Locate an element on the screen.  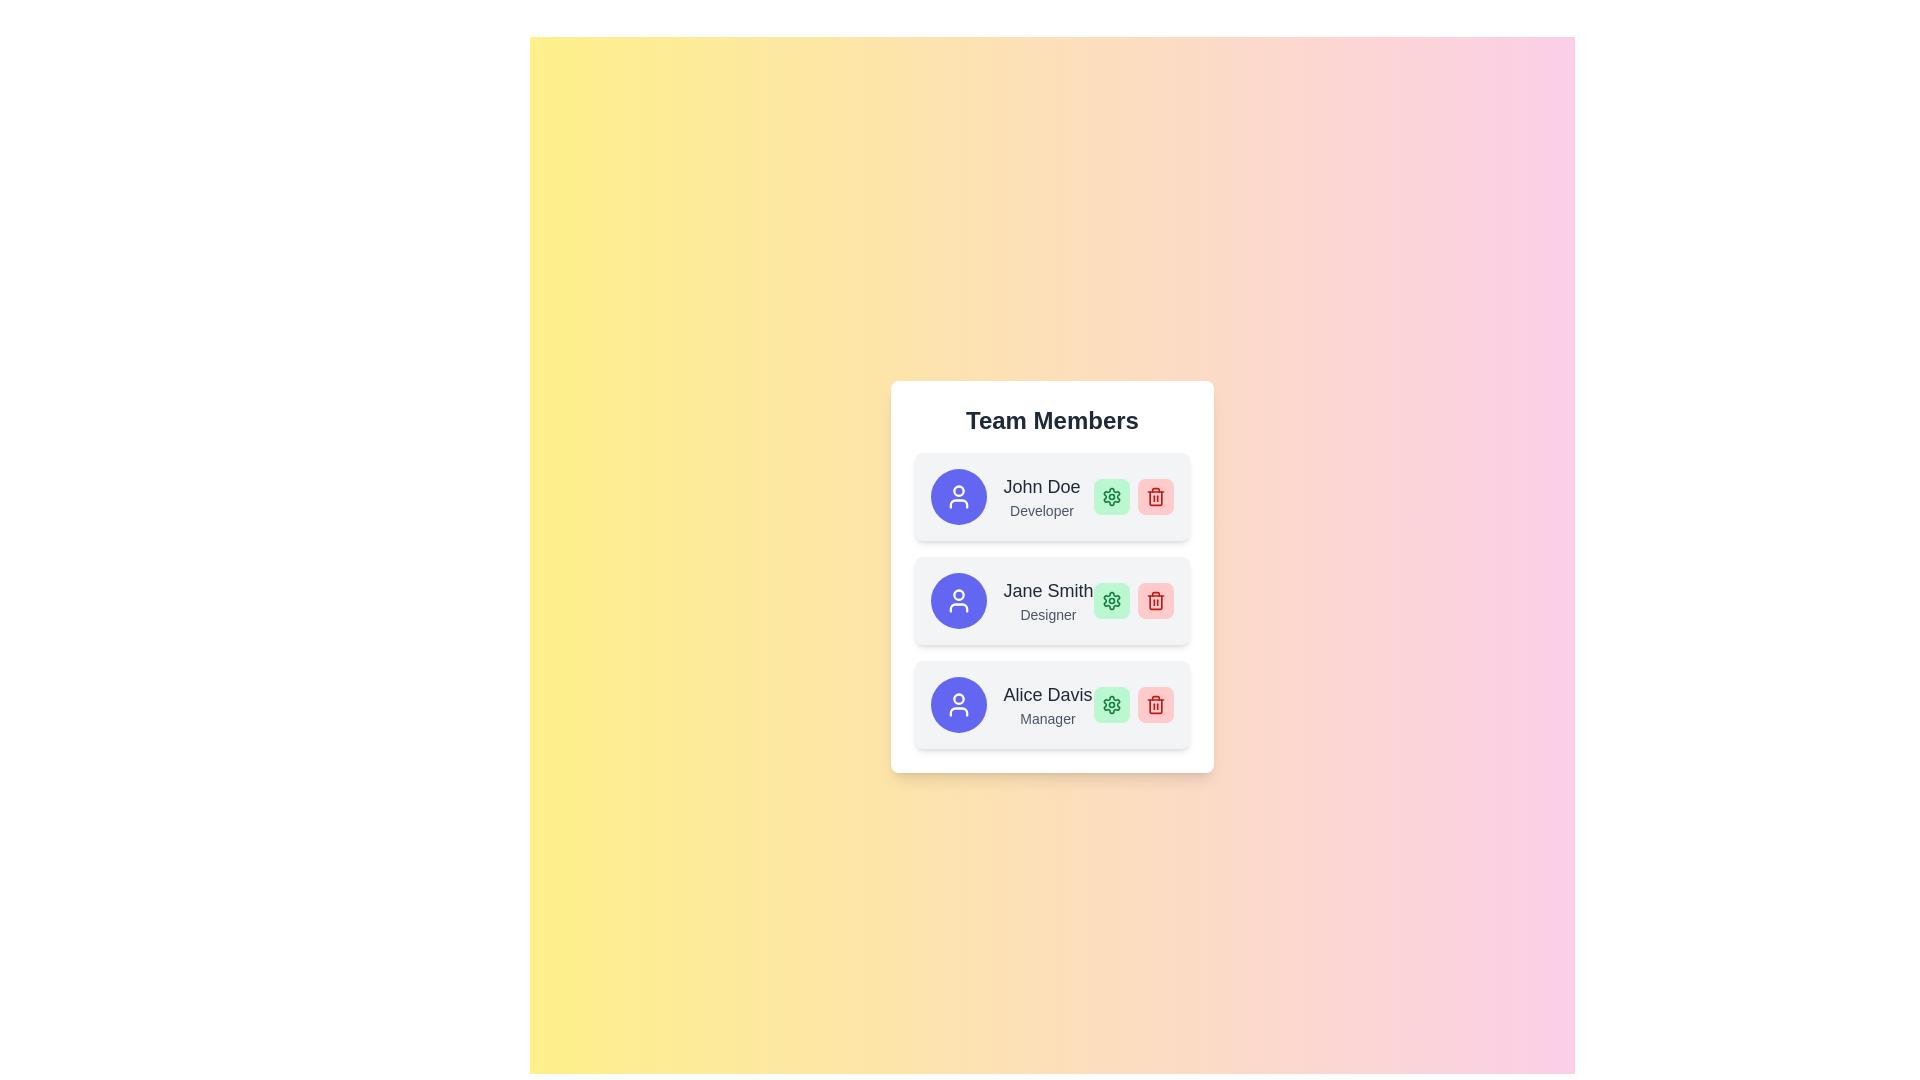
the green cogwheel icon located at the right end of the row labeled 'Alice Davis, Manager' is located at coordinates (1110, 704).